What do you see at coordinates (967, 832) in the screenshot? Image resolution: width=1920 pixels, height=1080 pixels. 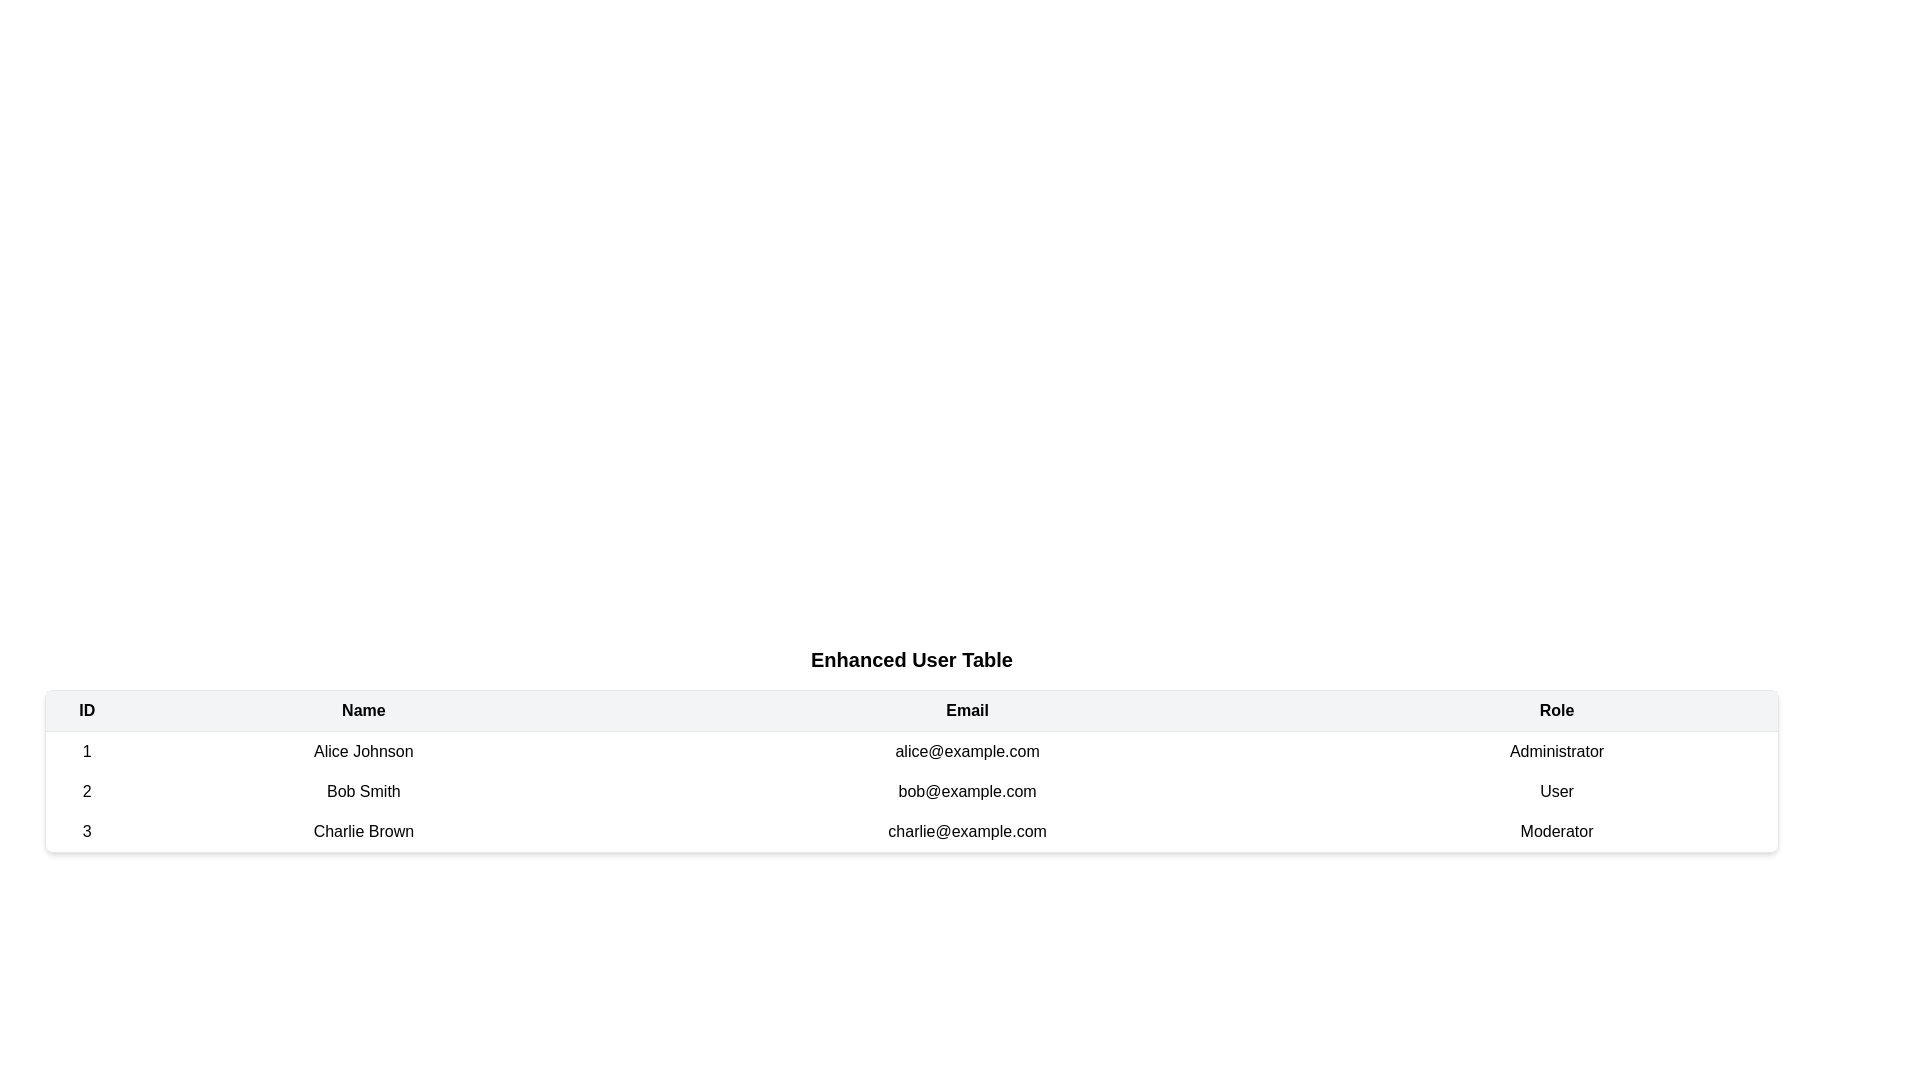 I see `the text label displaying the email address 'charlie@example.com', located in the third row of the 'Email' column between 'Charlie Brown' and 'Moderator'` at bounding box center [967, 832].